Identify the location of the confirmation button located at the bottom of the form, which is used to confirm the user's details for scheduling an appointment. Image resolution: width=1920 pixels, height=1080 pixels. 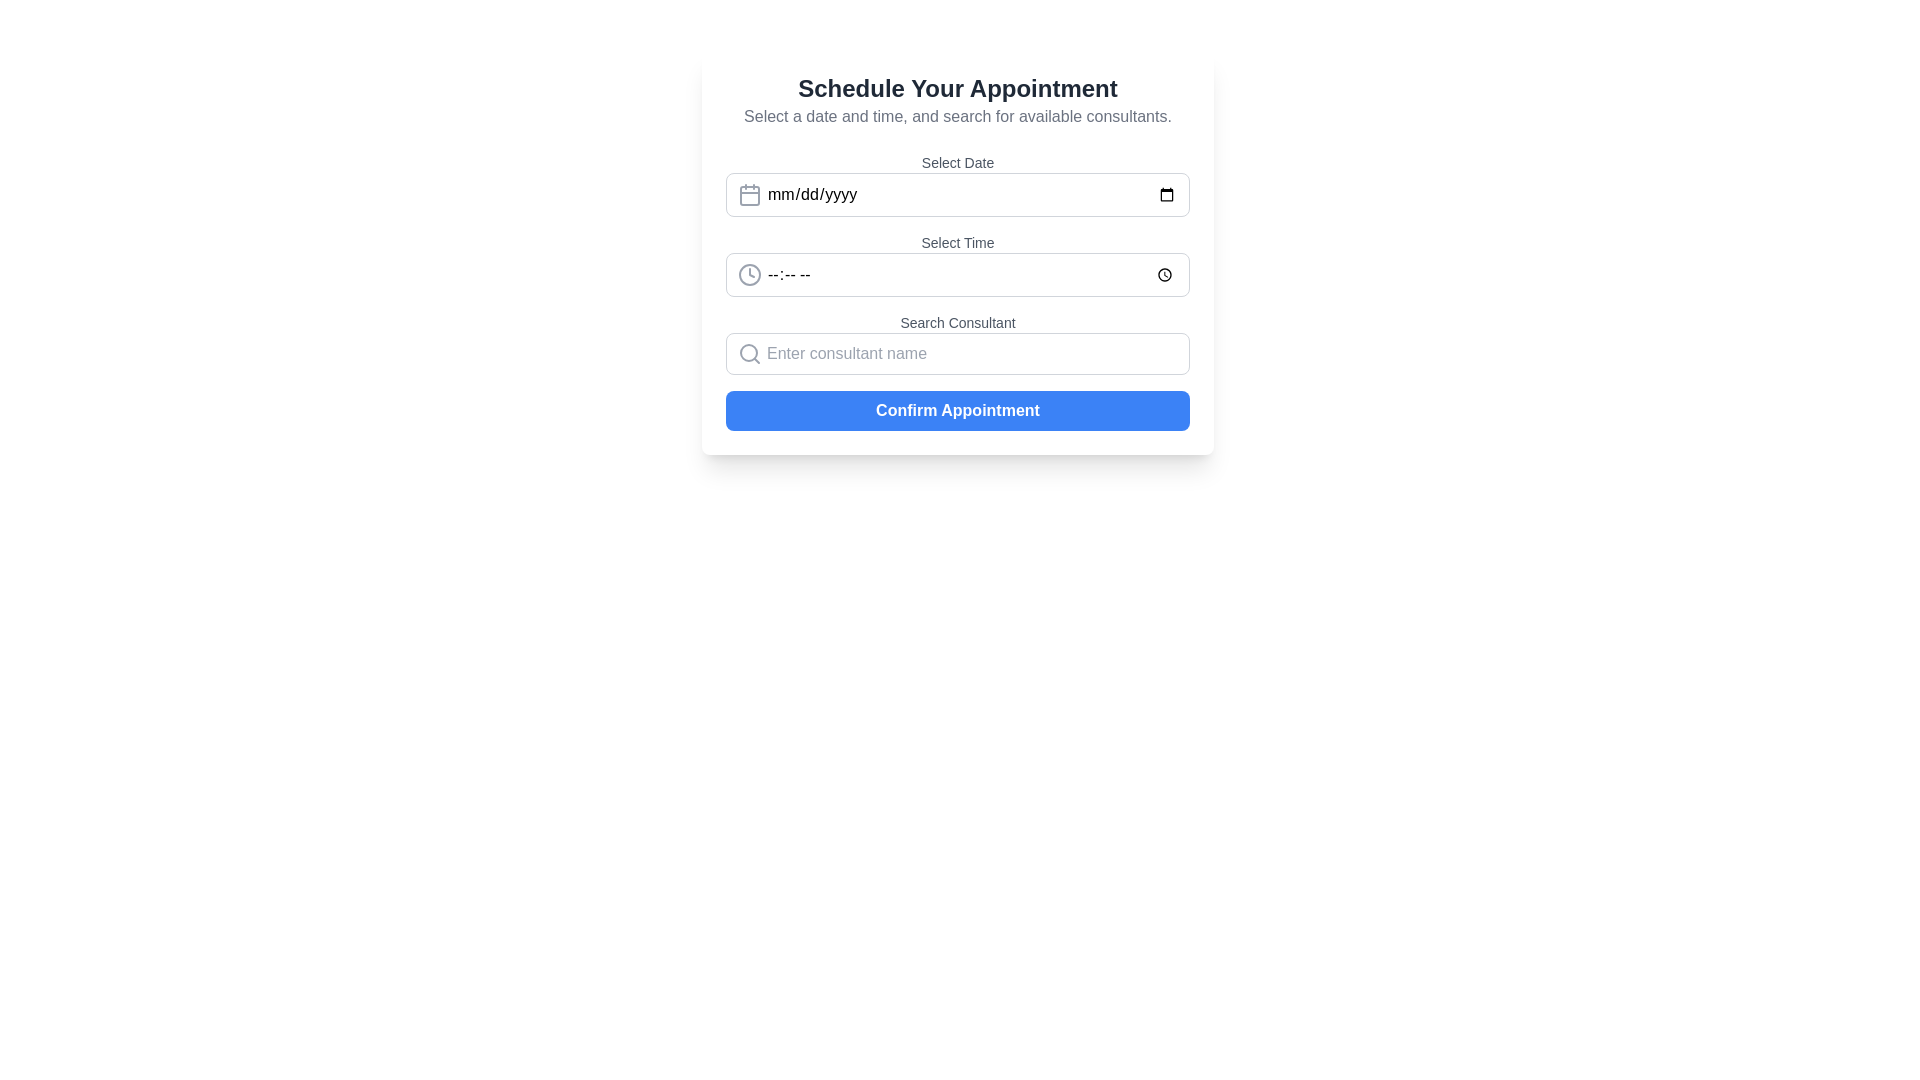
(957, 410).